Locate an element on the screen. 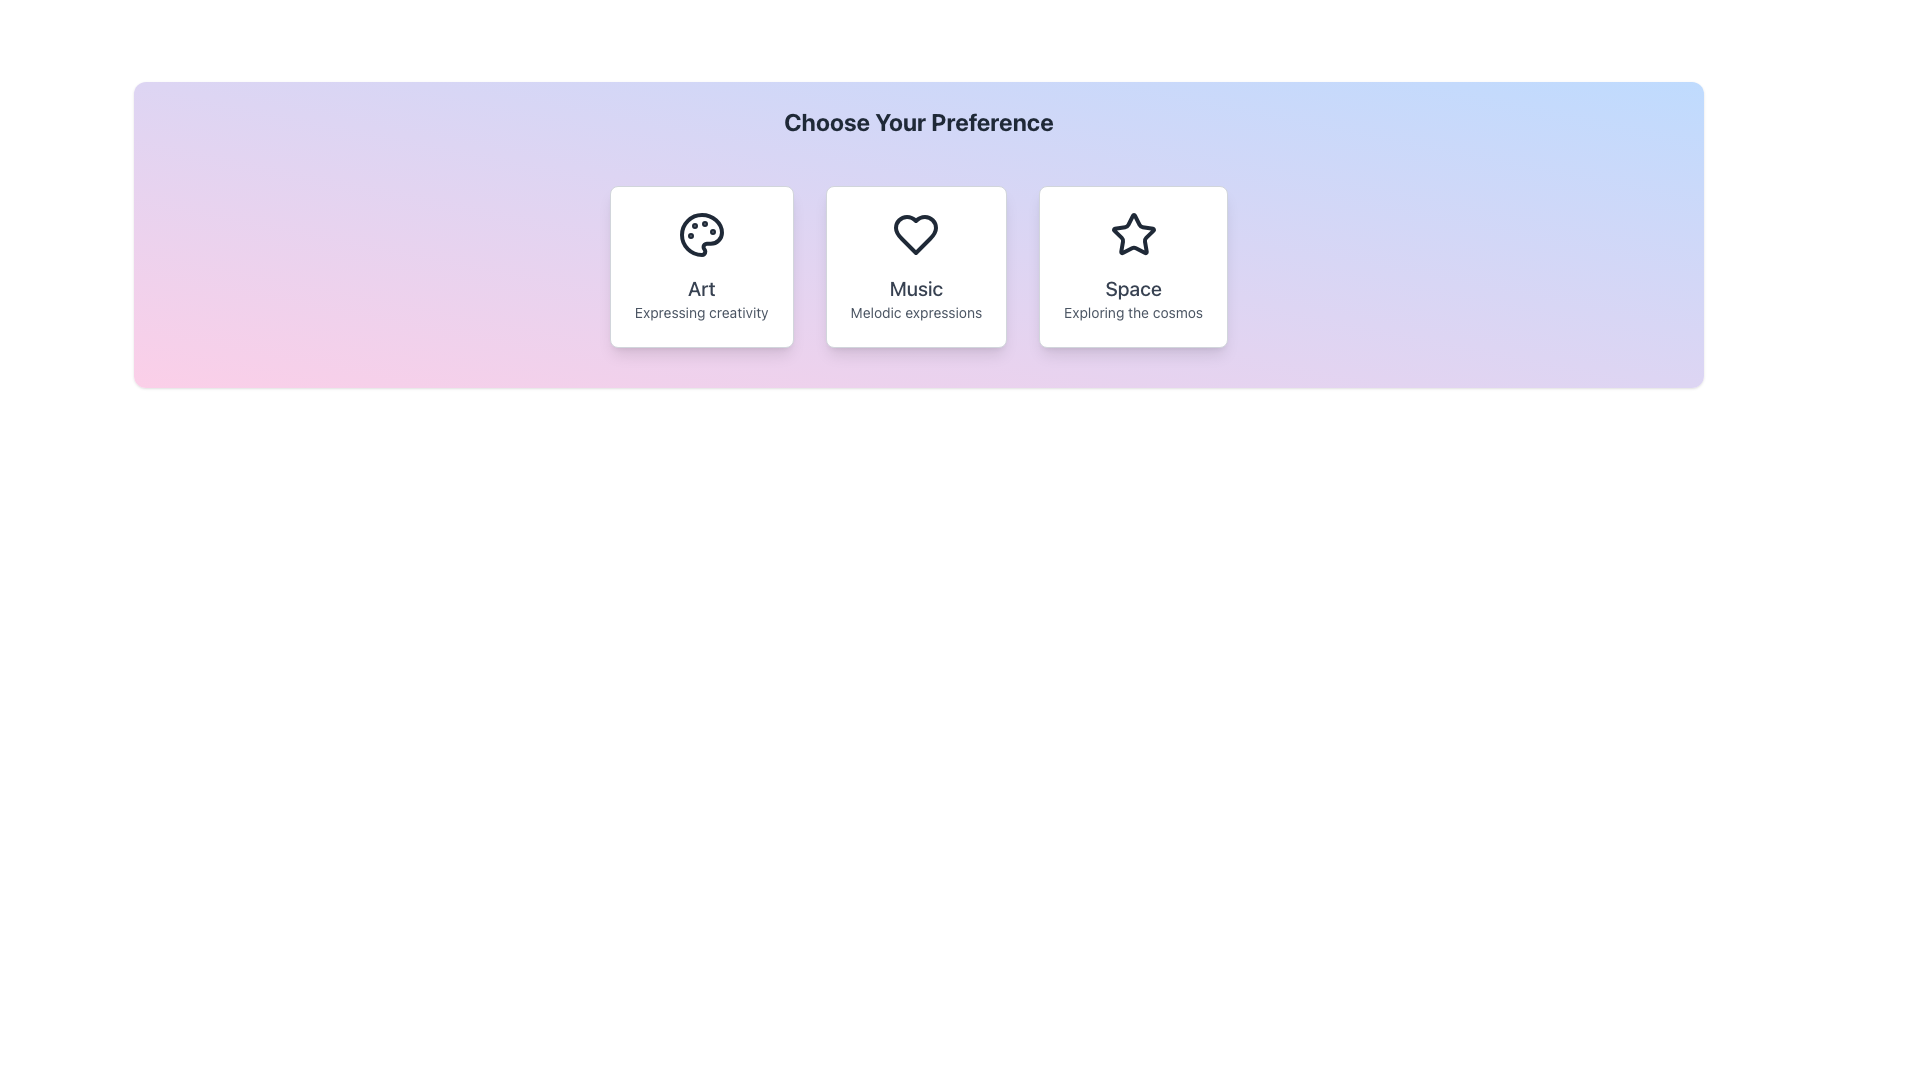 The image size is (1920, 1080). the Text Label that provides supplementary information for the 'Music' tile, which is located underneath the 'Music' text and part of a vertically stacked layout is located at coordinates (915, 312).